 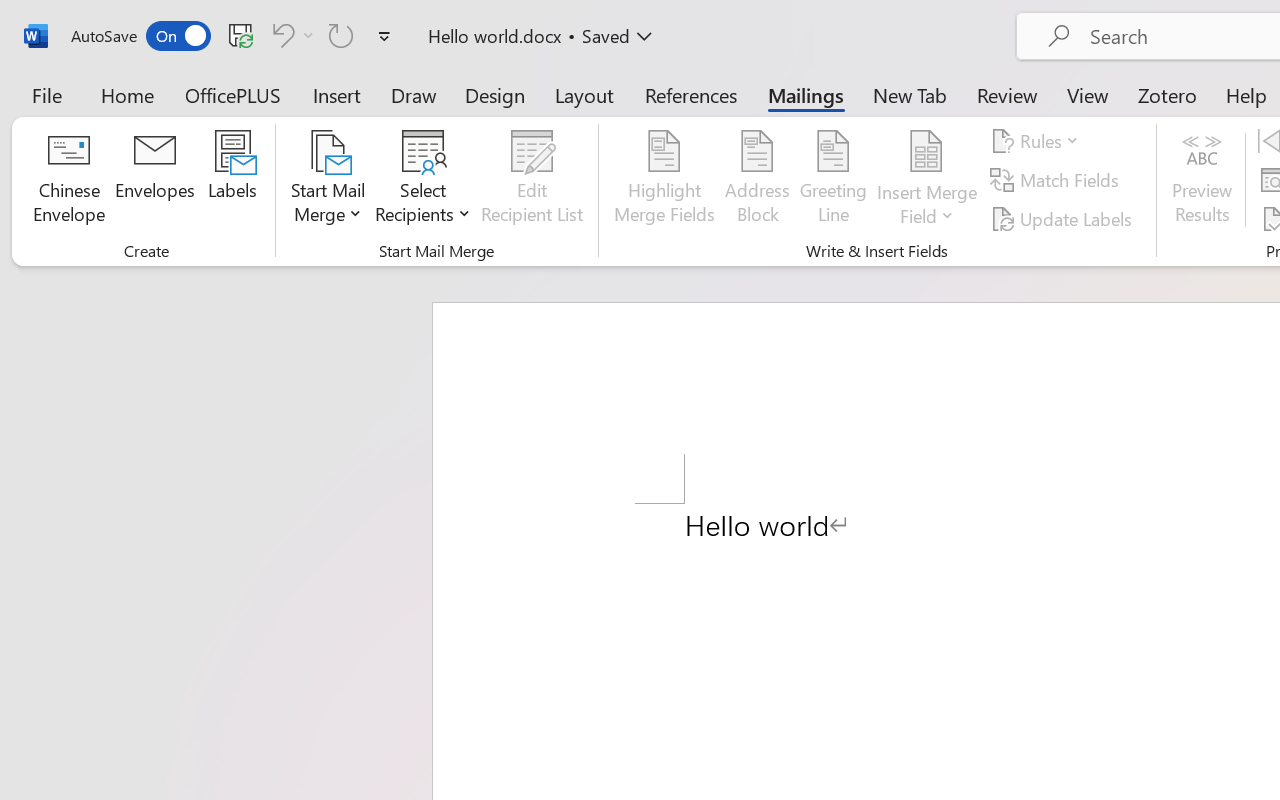 I want to click on 'Mailings', so click(x=806, y=94).